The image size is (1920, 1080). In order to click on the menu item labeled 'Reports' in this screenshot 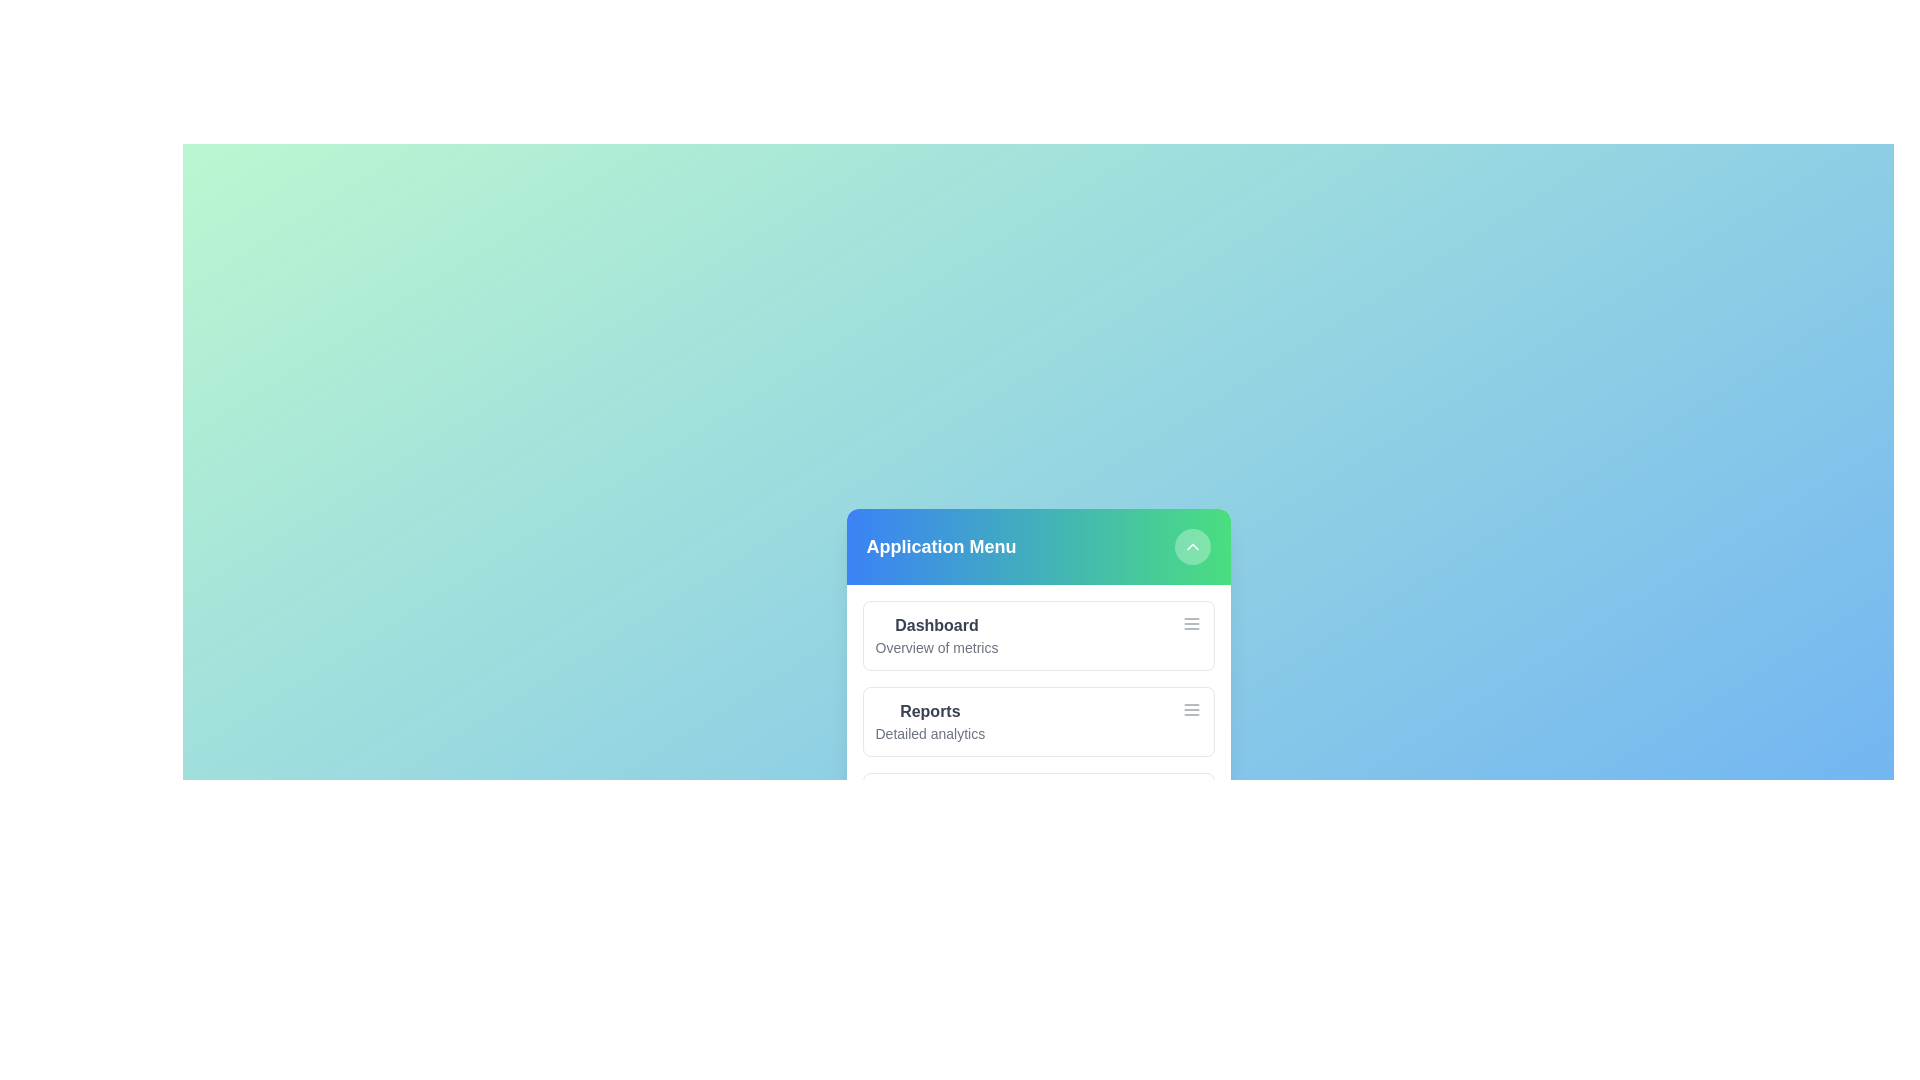, I will do `click(929, 711)`.